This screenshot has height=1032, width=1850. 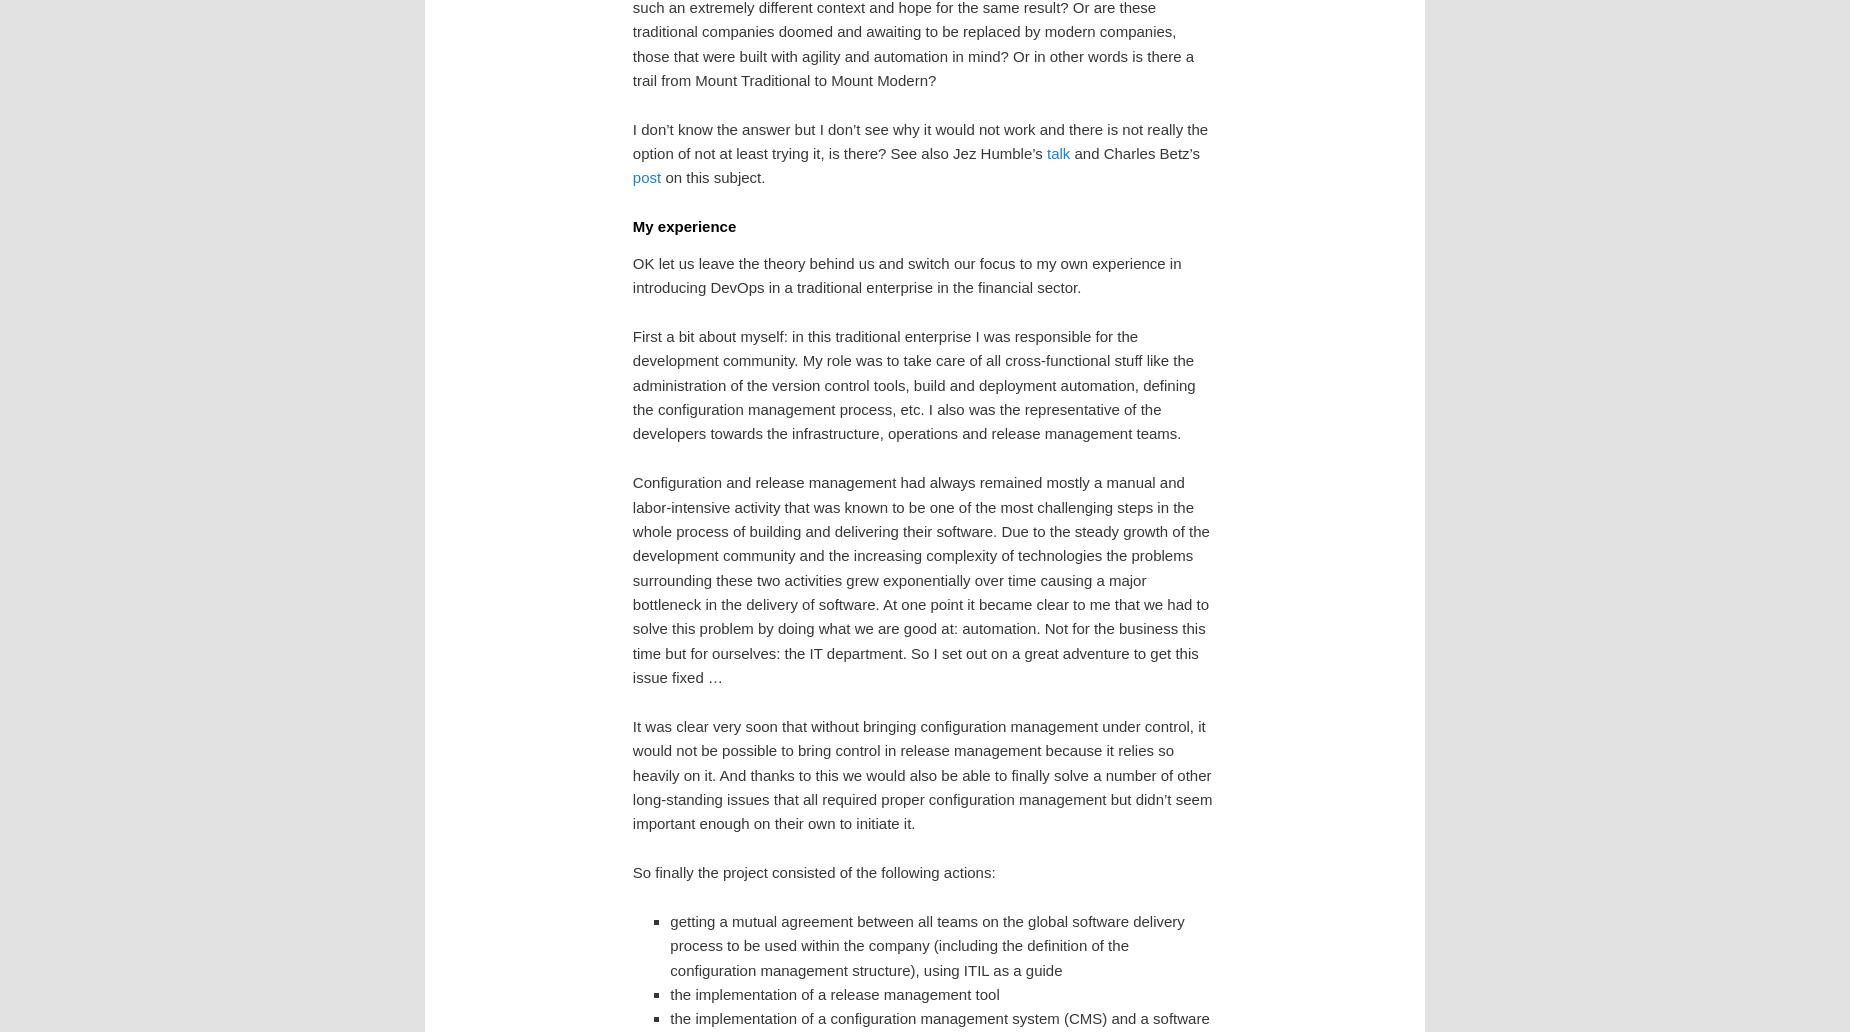 What do you see at coordinates (813, 872) in the screenshot?
I see `'So finally the project consisted of the following actions:'` at bounding box center [813, 872].